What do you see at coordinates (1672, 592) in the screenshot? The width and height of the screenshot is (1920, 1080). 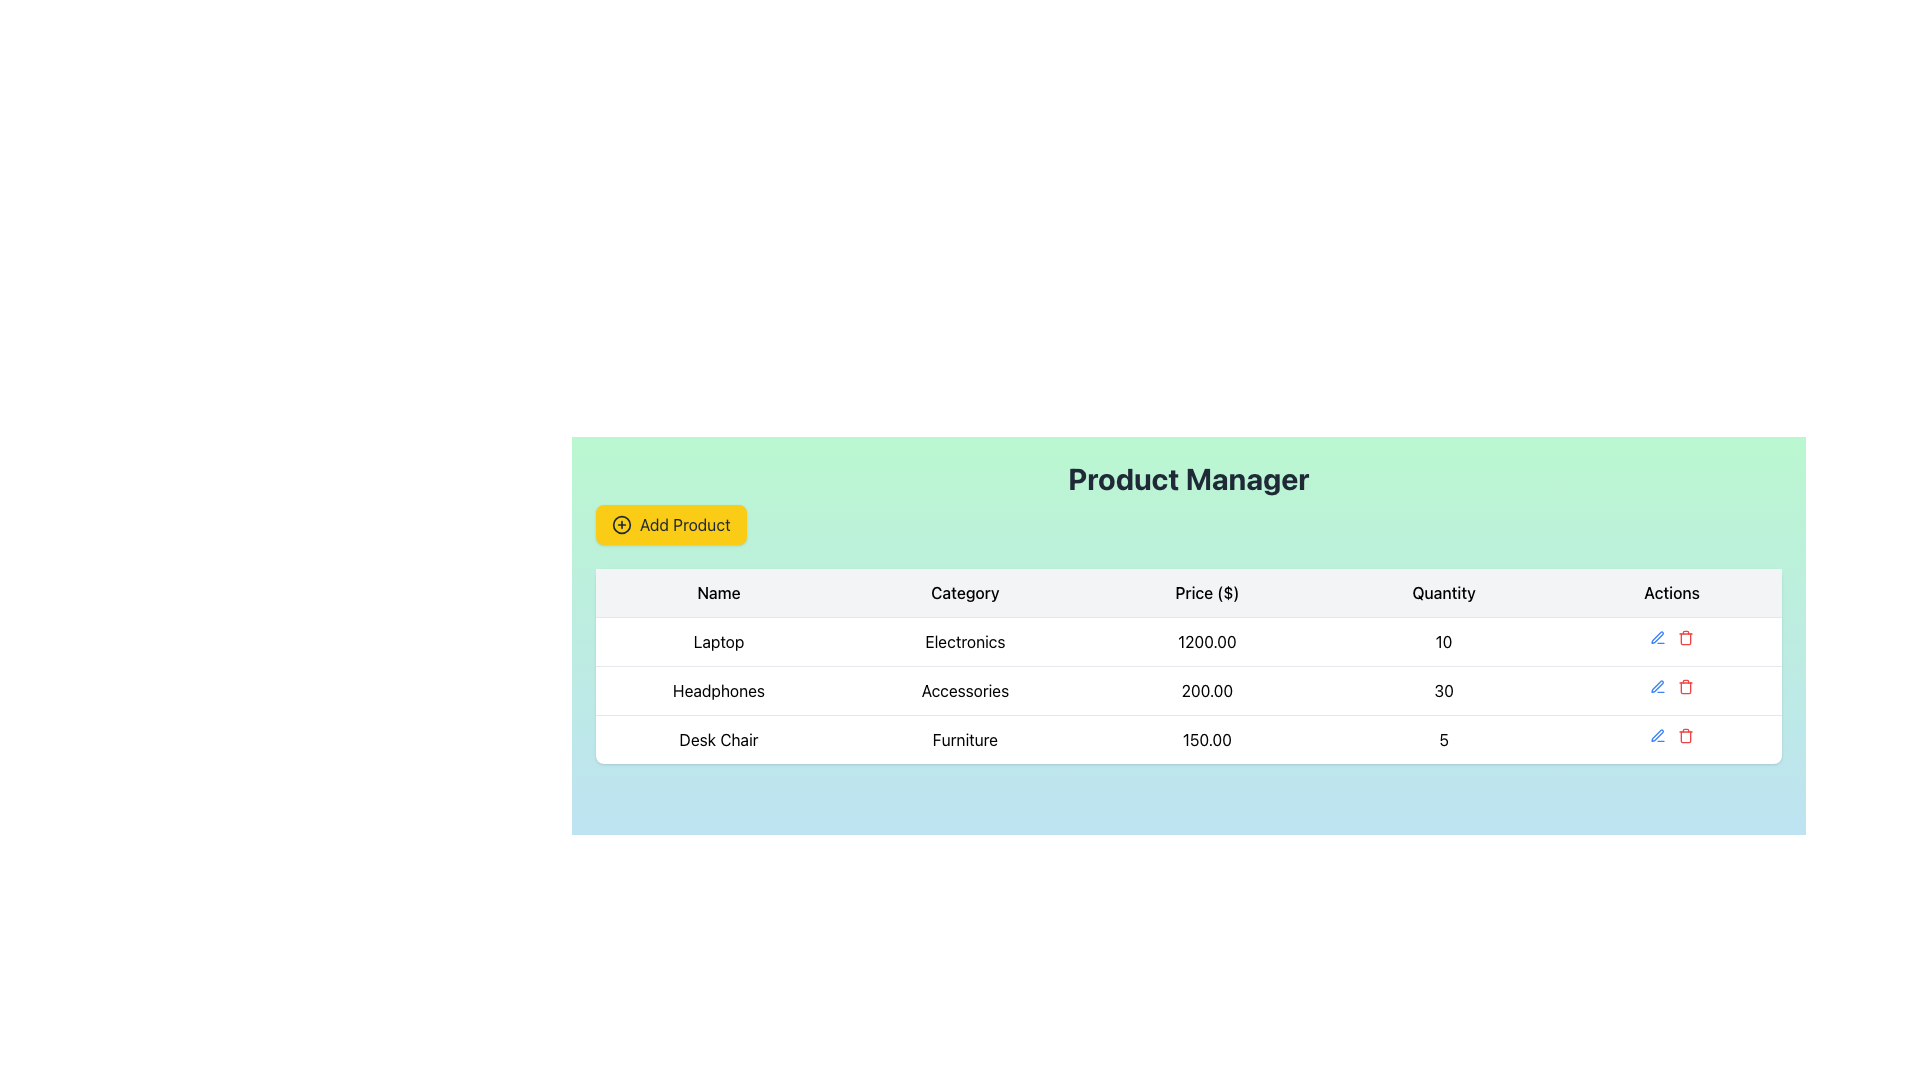 I see `the table header cell displaying 'Actions', which is the fifth column in the header row with a light background and black typography` at bounding box center [1672, 592].